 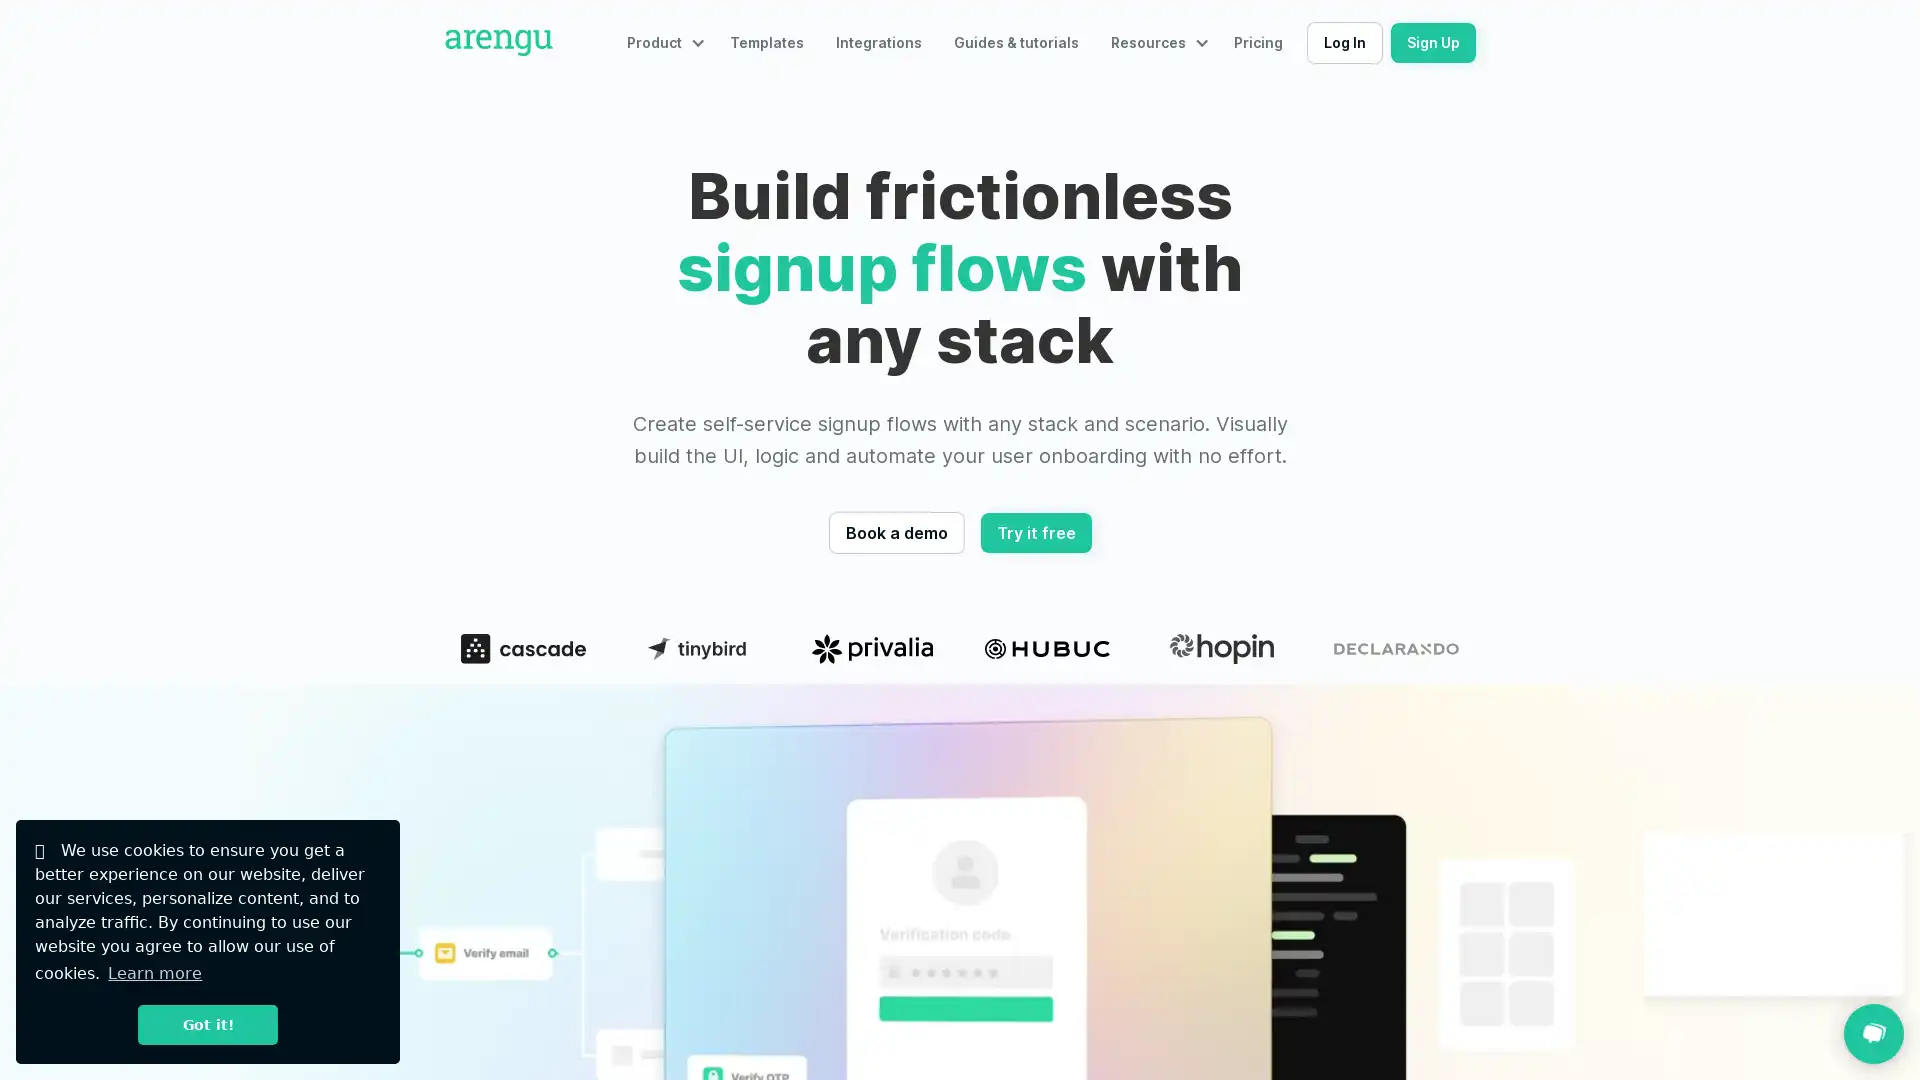 What do you see at coordinates (207, 1024) in the screenshot?
I see `dismiss cookie message` at bounding box center [207, 1024].